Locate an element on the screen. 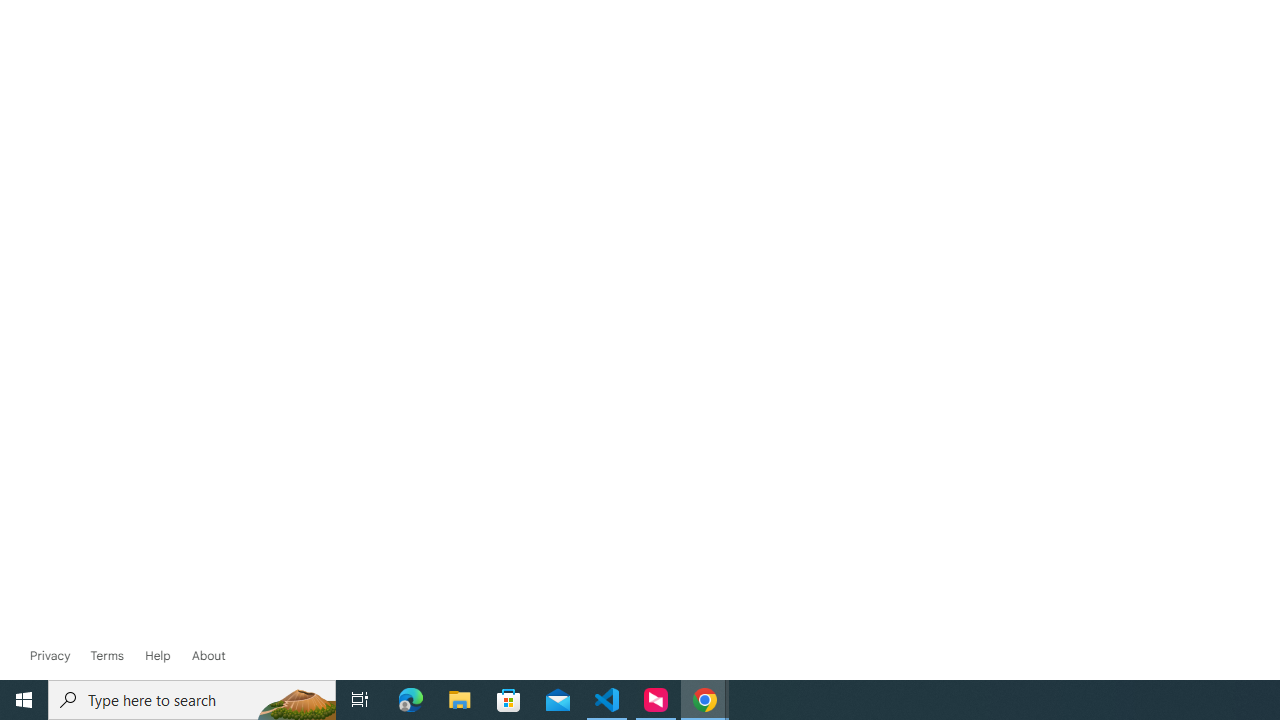  'Learn more about Google Account' is located at coordinates (208, 655).